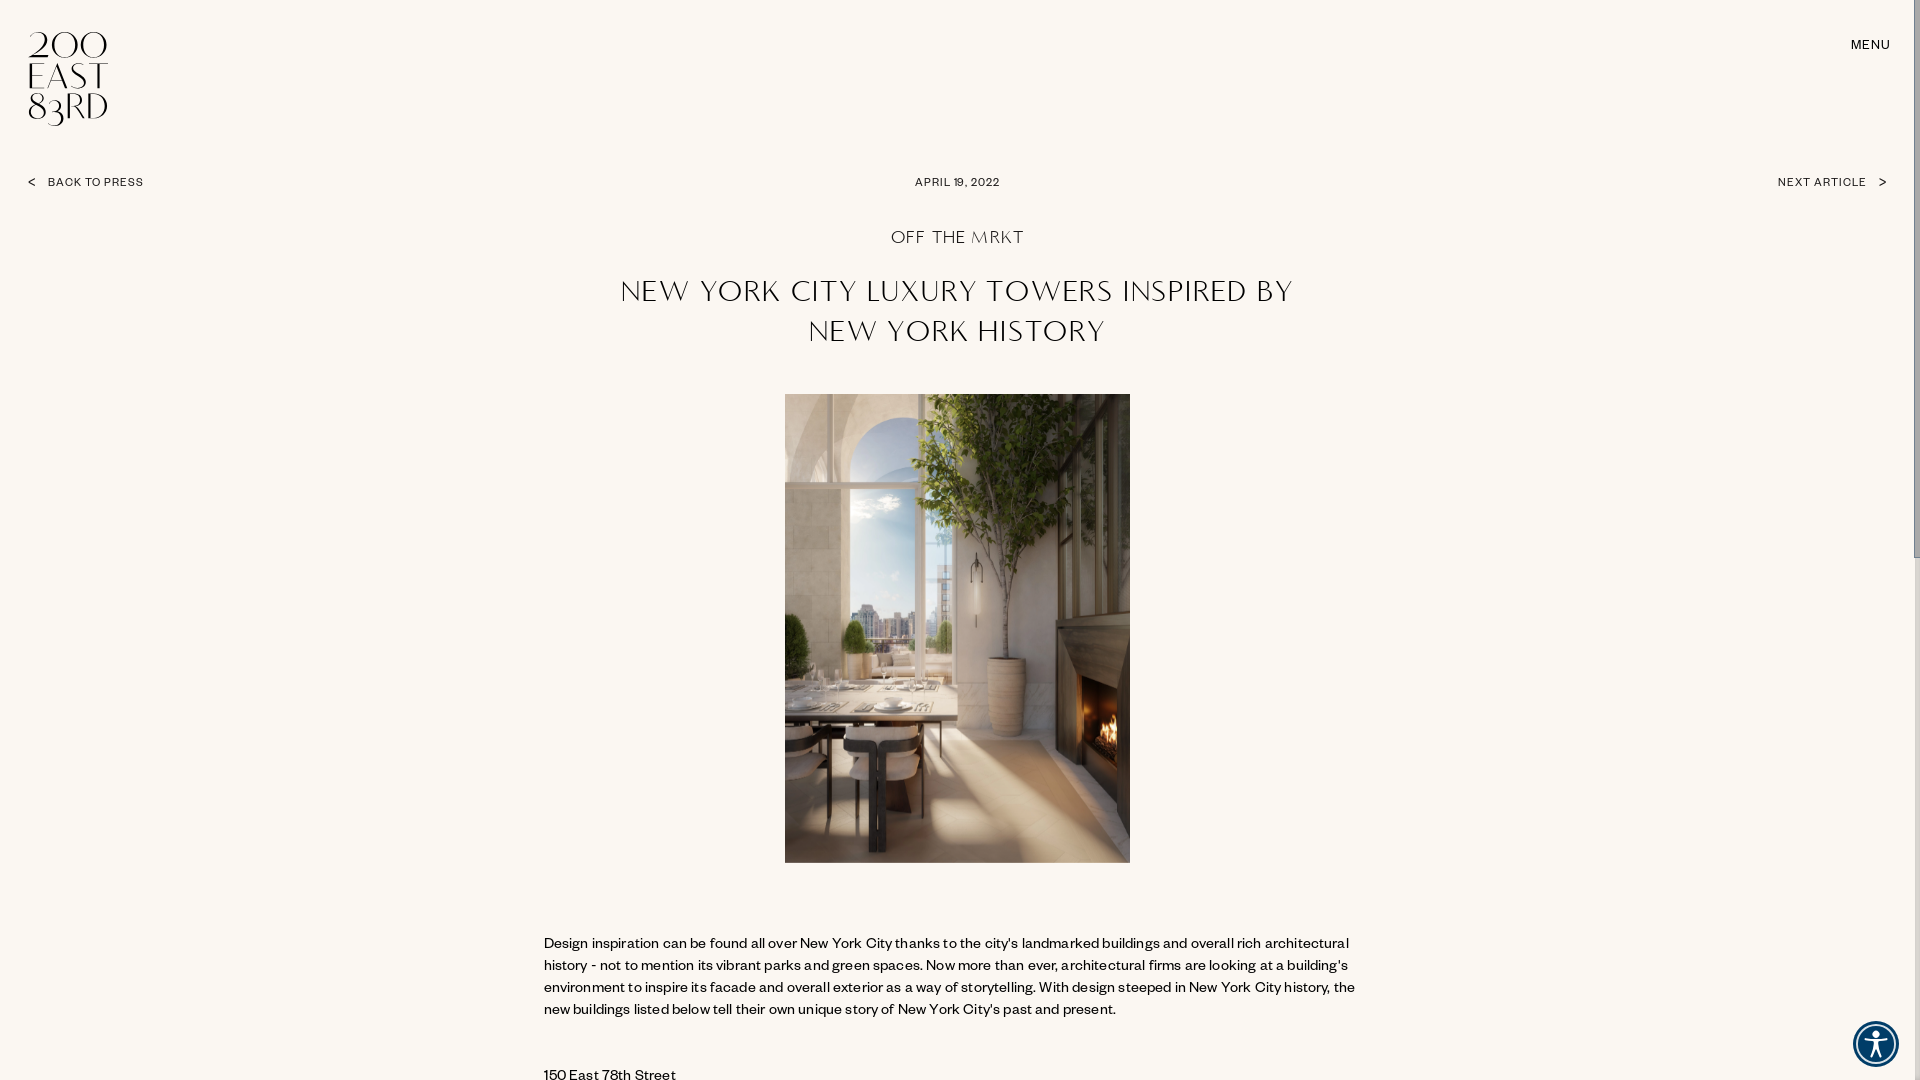 This screenshot has width=1920, height=1080. Describe the element at coordinates (142, 184) in the screenshot. I see `'BACK TO PRESS'` at that location.